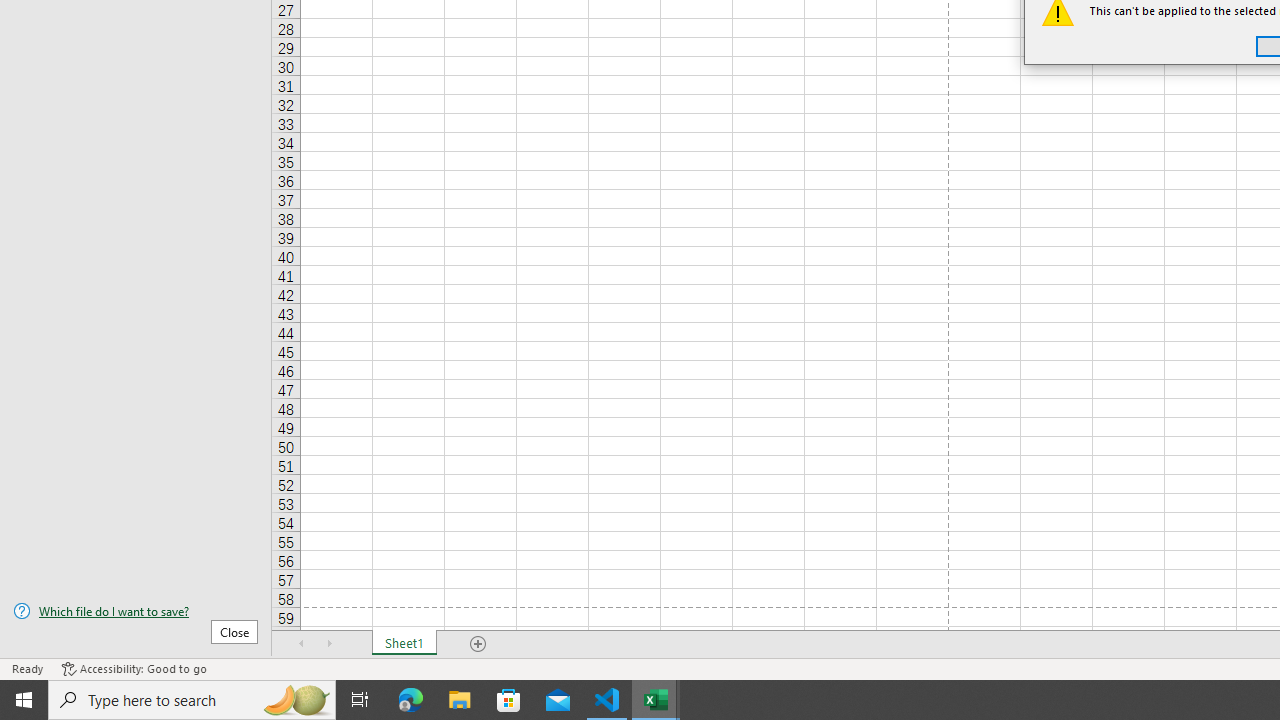 The height and width of the screenshot is (720, 1280). I want to click on 'Task View', so click(359, 698).